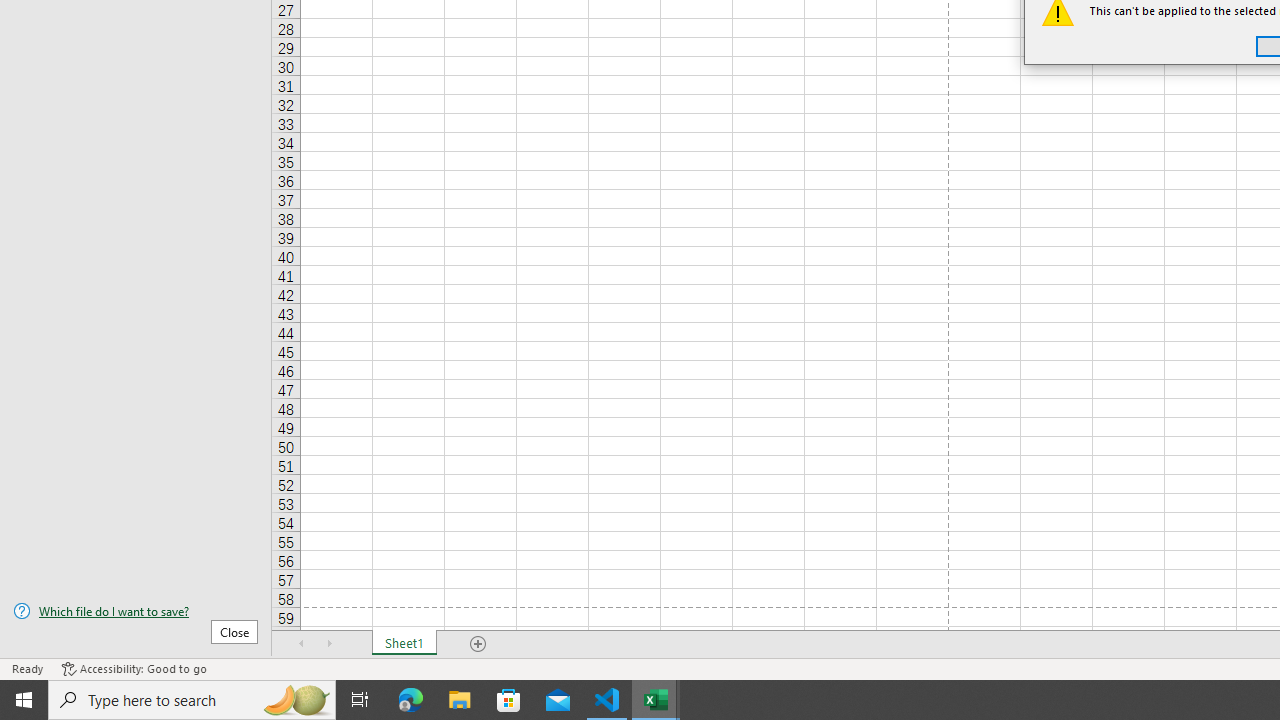 The height and width of the screenshot is (720, 1280). I want to click on 'Task View', so click(359, 698).